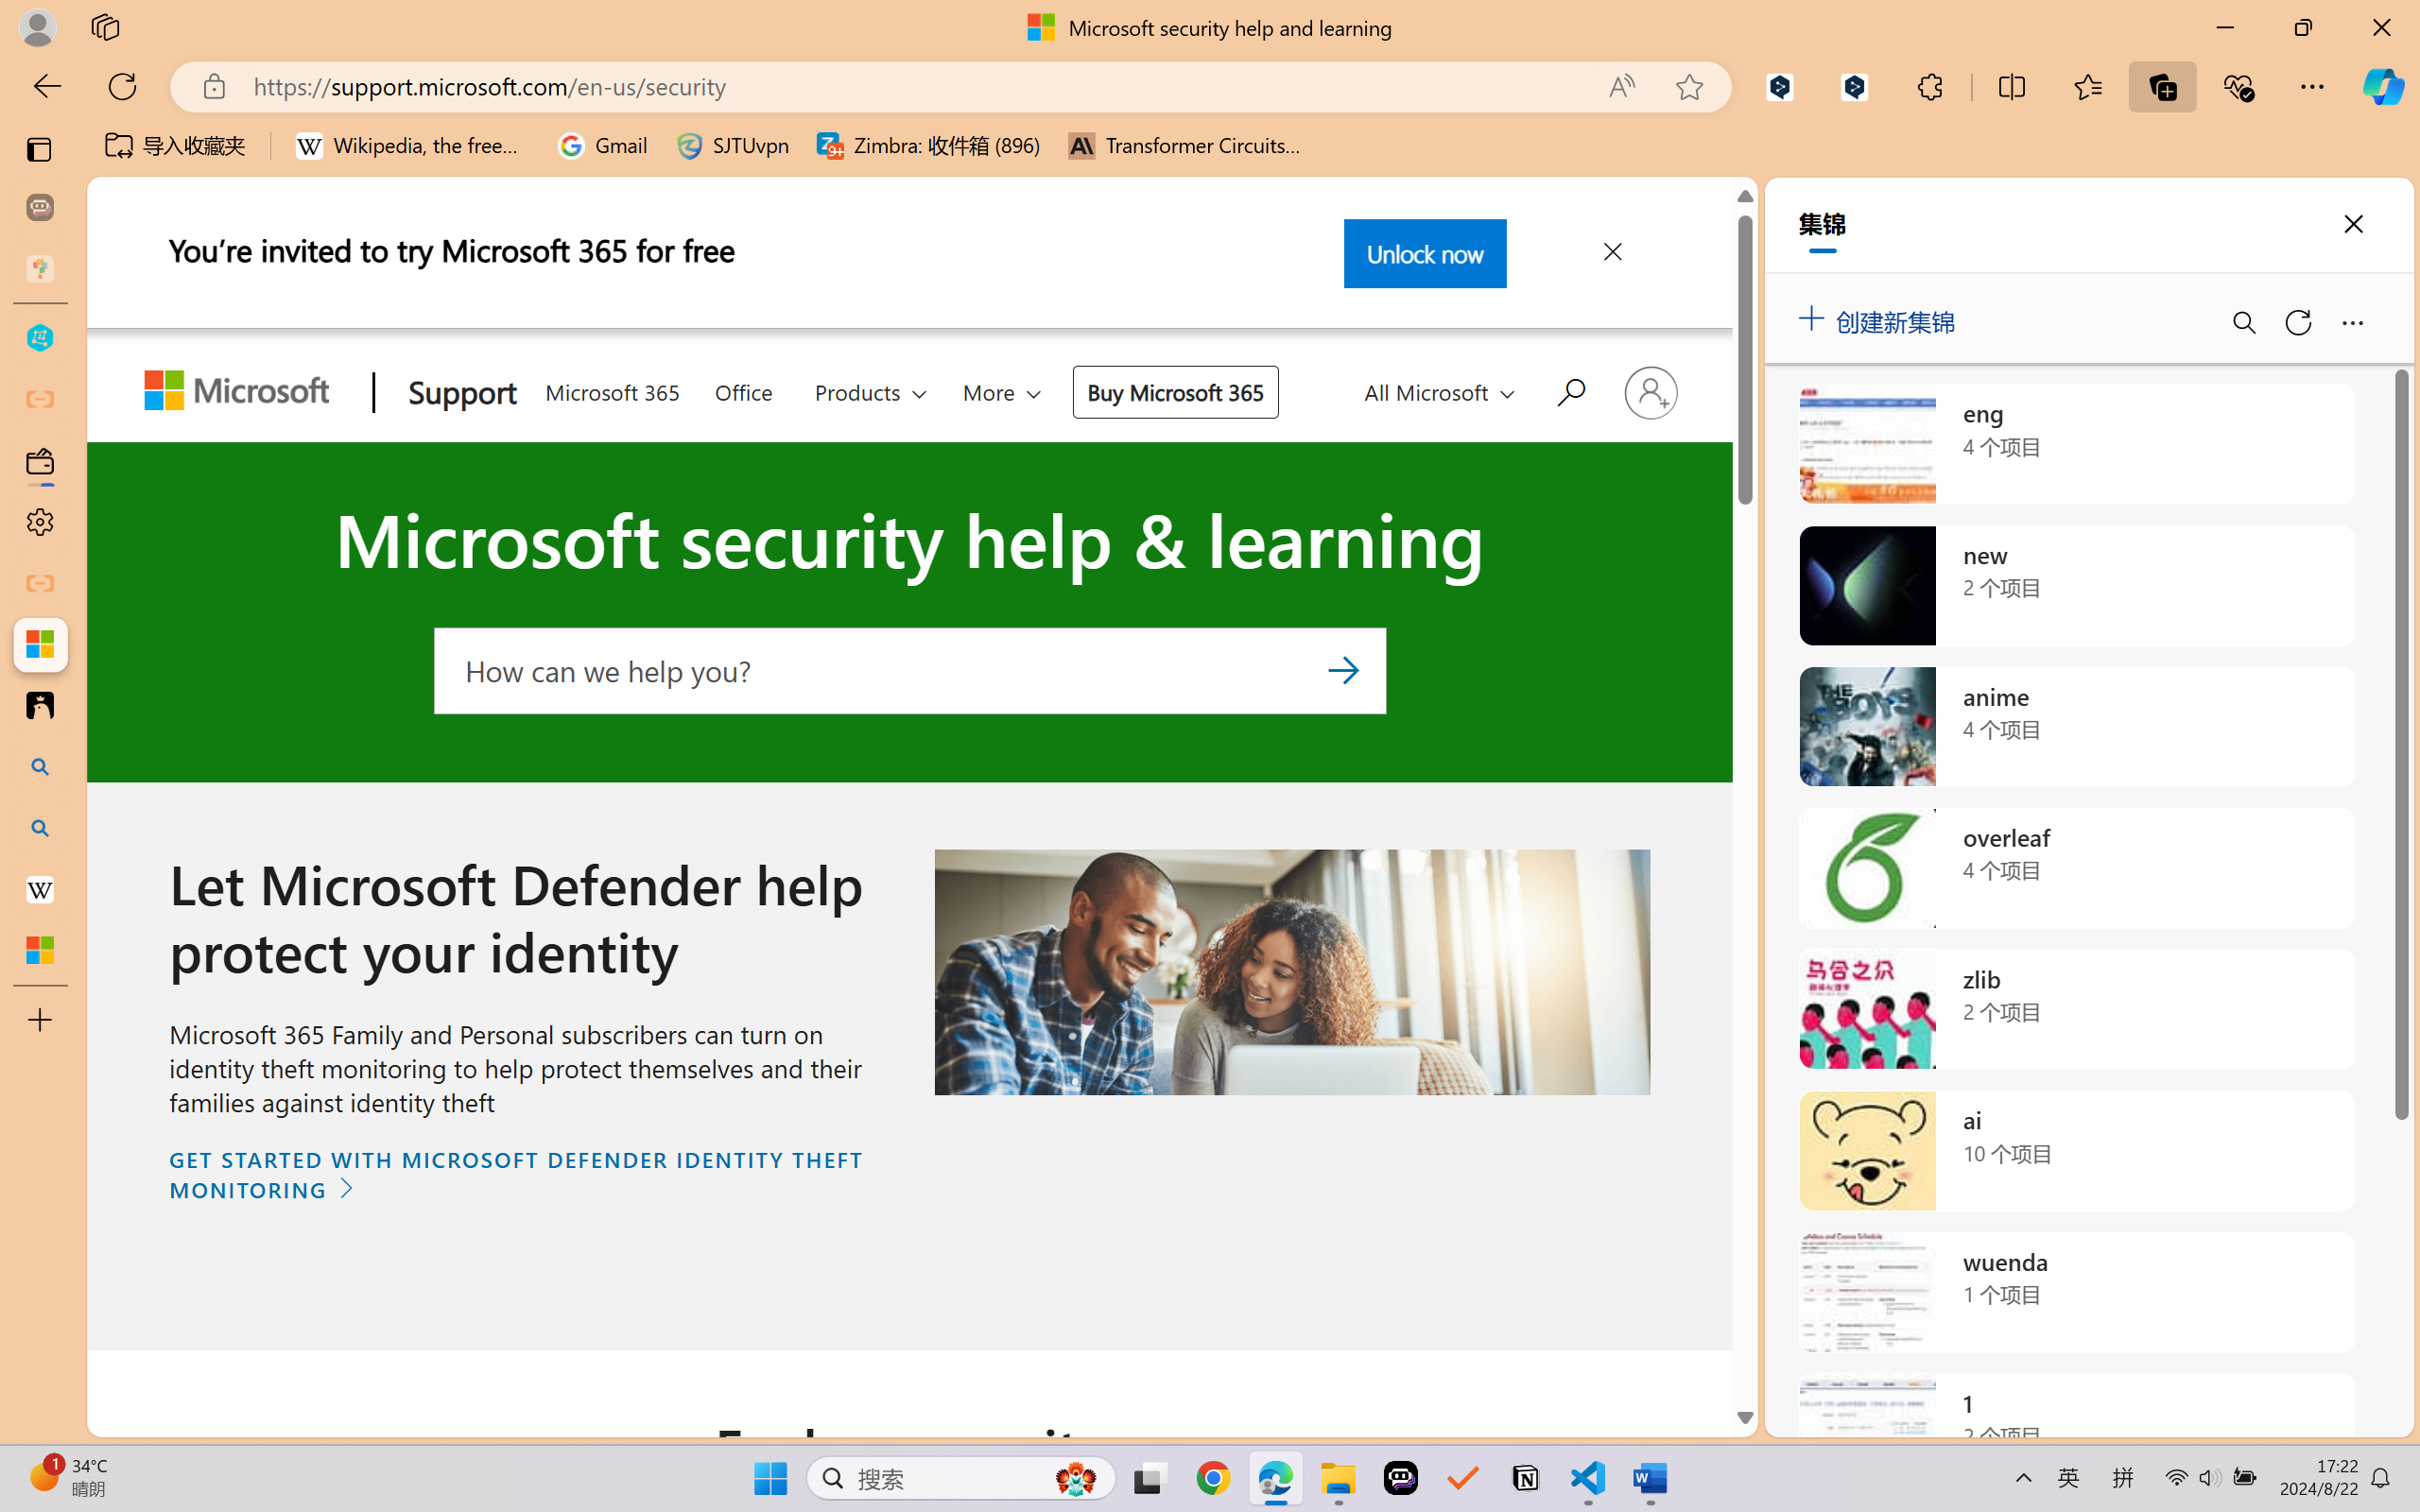 This screenshot has width=2420, height=1512. I want to click on 'Gmail', so click(601, 145).